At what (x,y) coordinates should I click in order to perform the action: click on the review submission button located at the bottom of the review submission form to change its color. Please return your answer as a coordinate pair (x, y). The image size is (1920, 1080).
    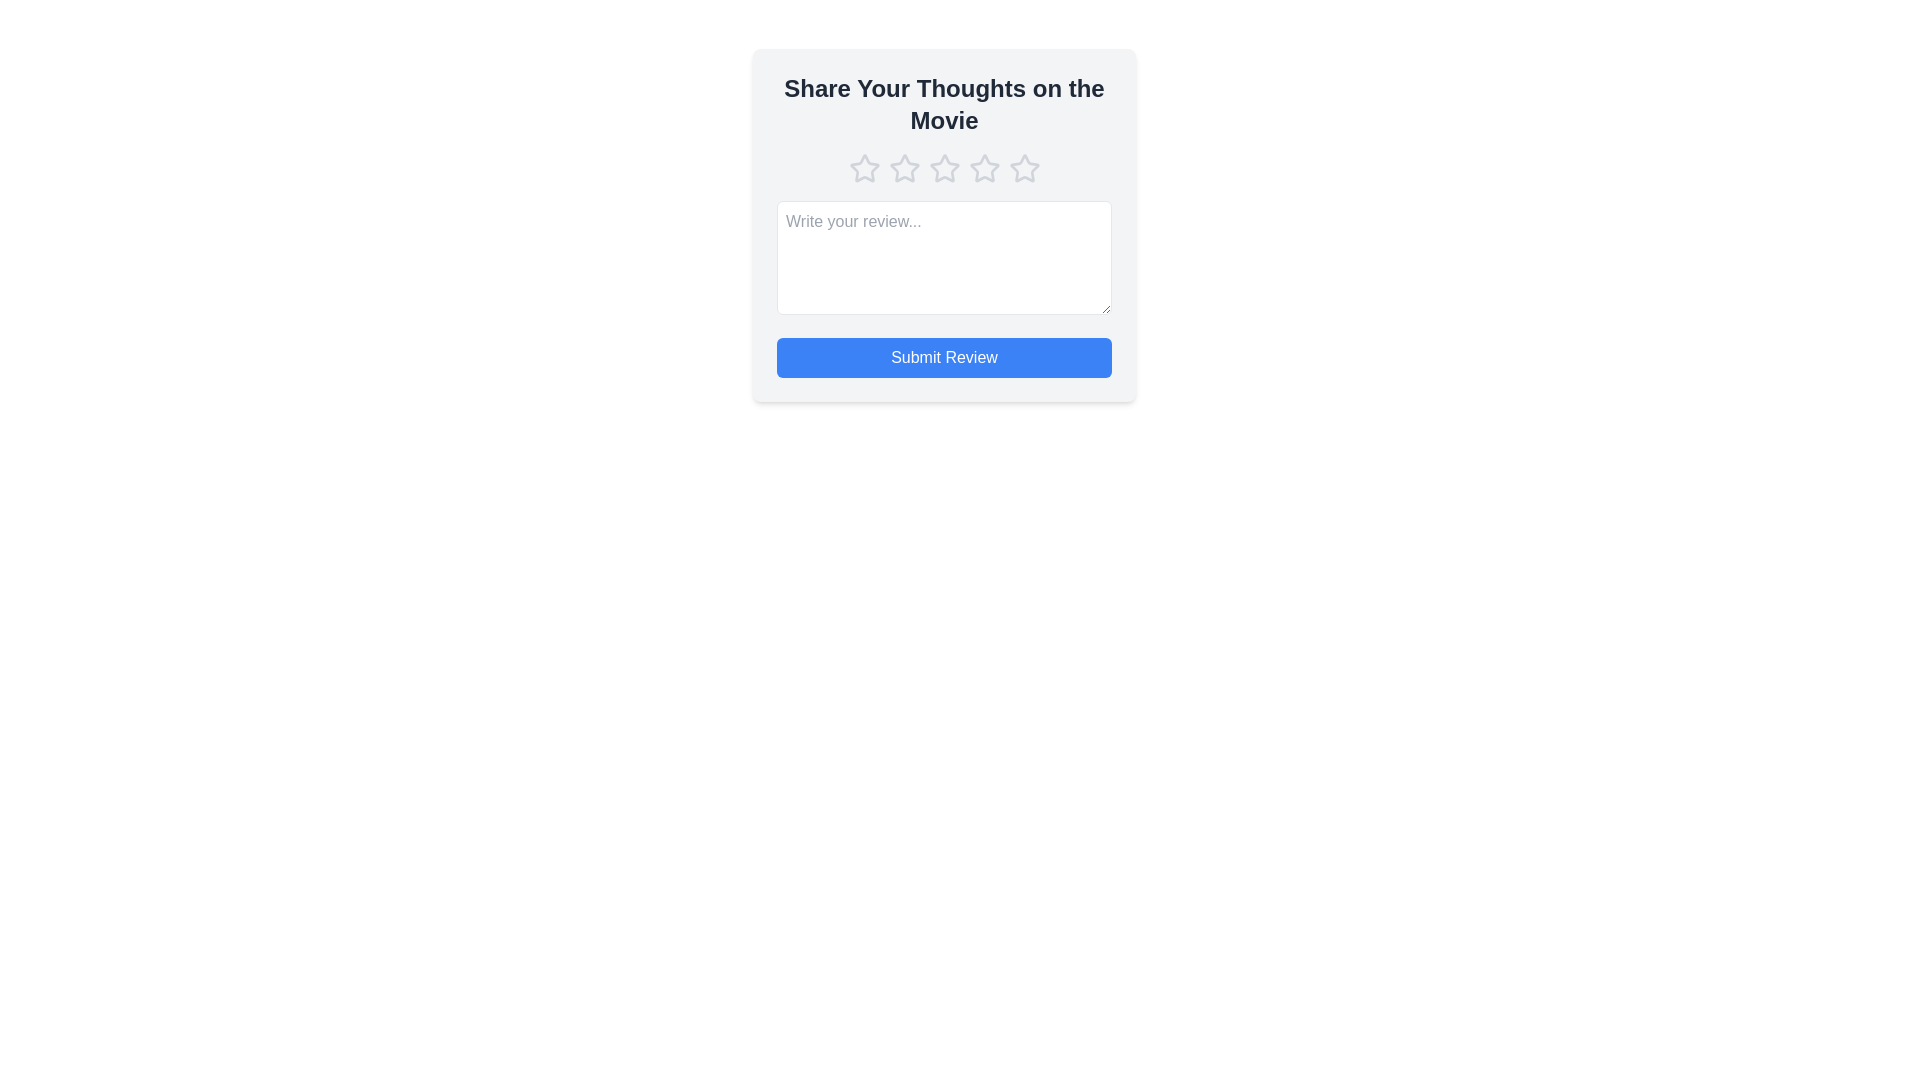
    Looking at the image, I should click on (943, 357).